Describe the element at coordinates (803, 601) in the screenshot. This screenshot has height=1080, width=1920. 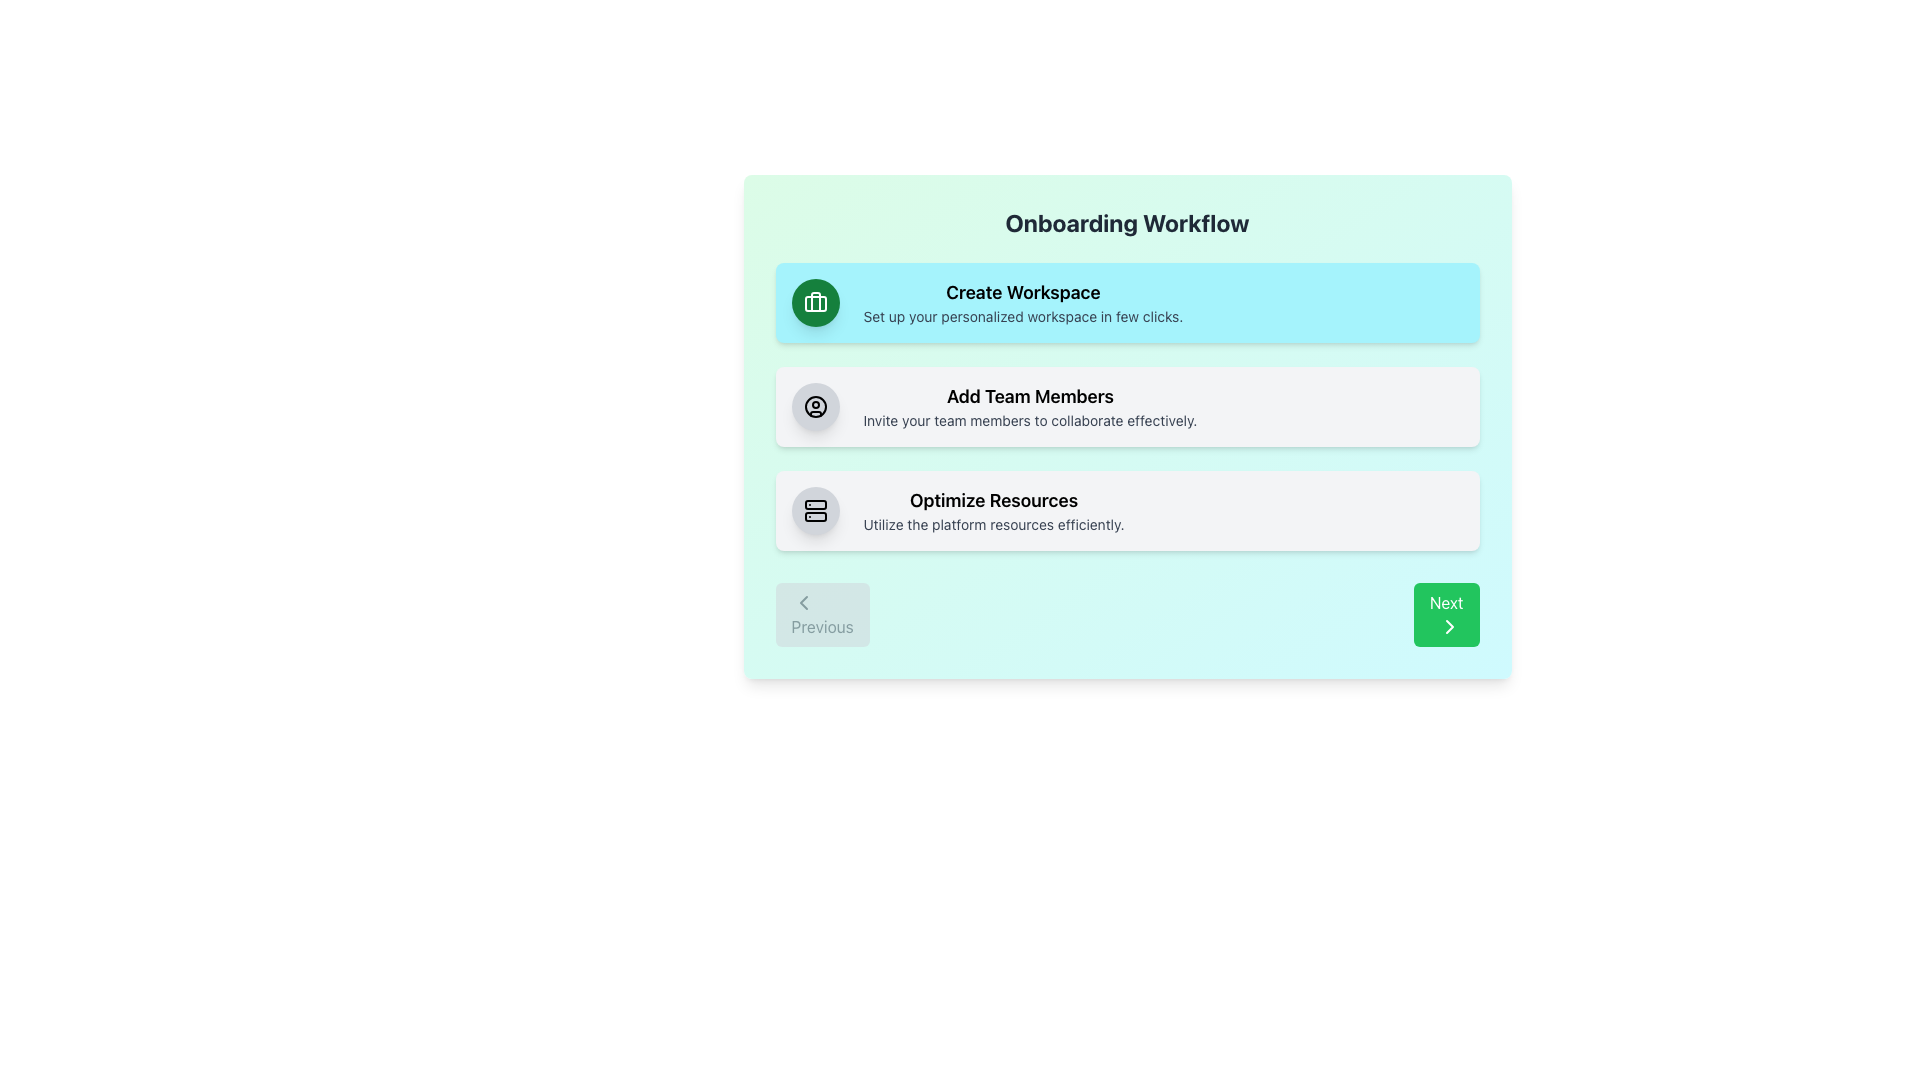
I see `the chevron icon for backward navigation indication located in the 'Previous' button on the lower left corner of the interface` at that location.